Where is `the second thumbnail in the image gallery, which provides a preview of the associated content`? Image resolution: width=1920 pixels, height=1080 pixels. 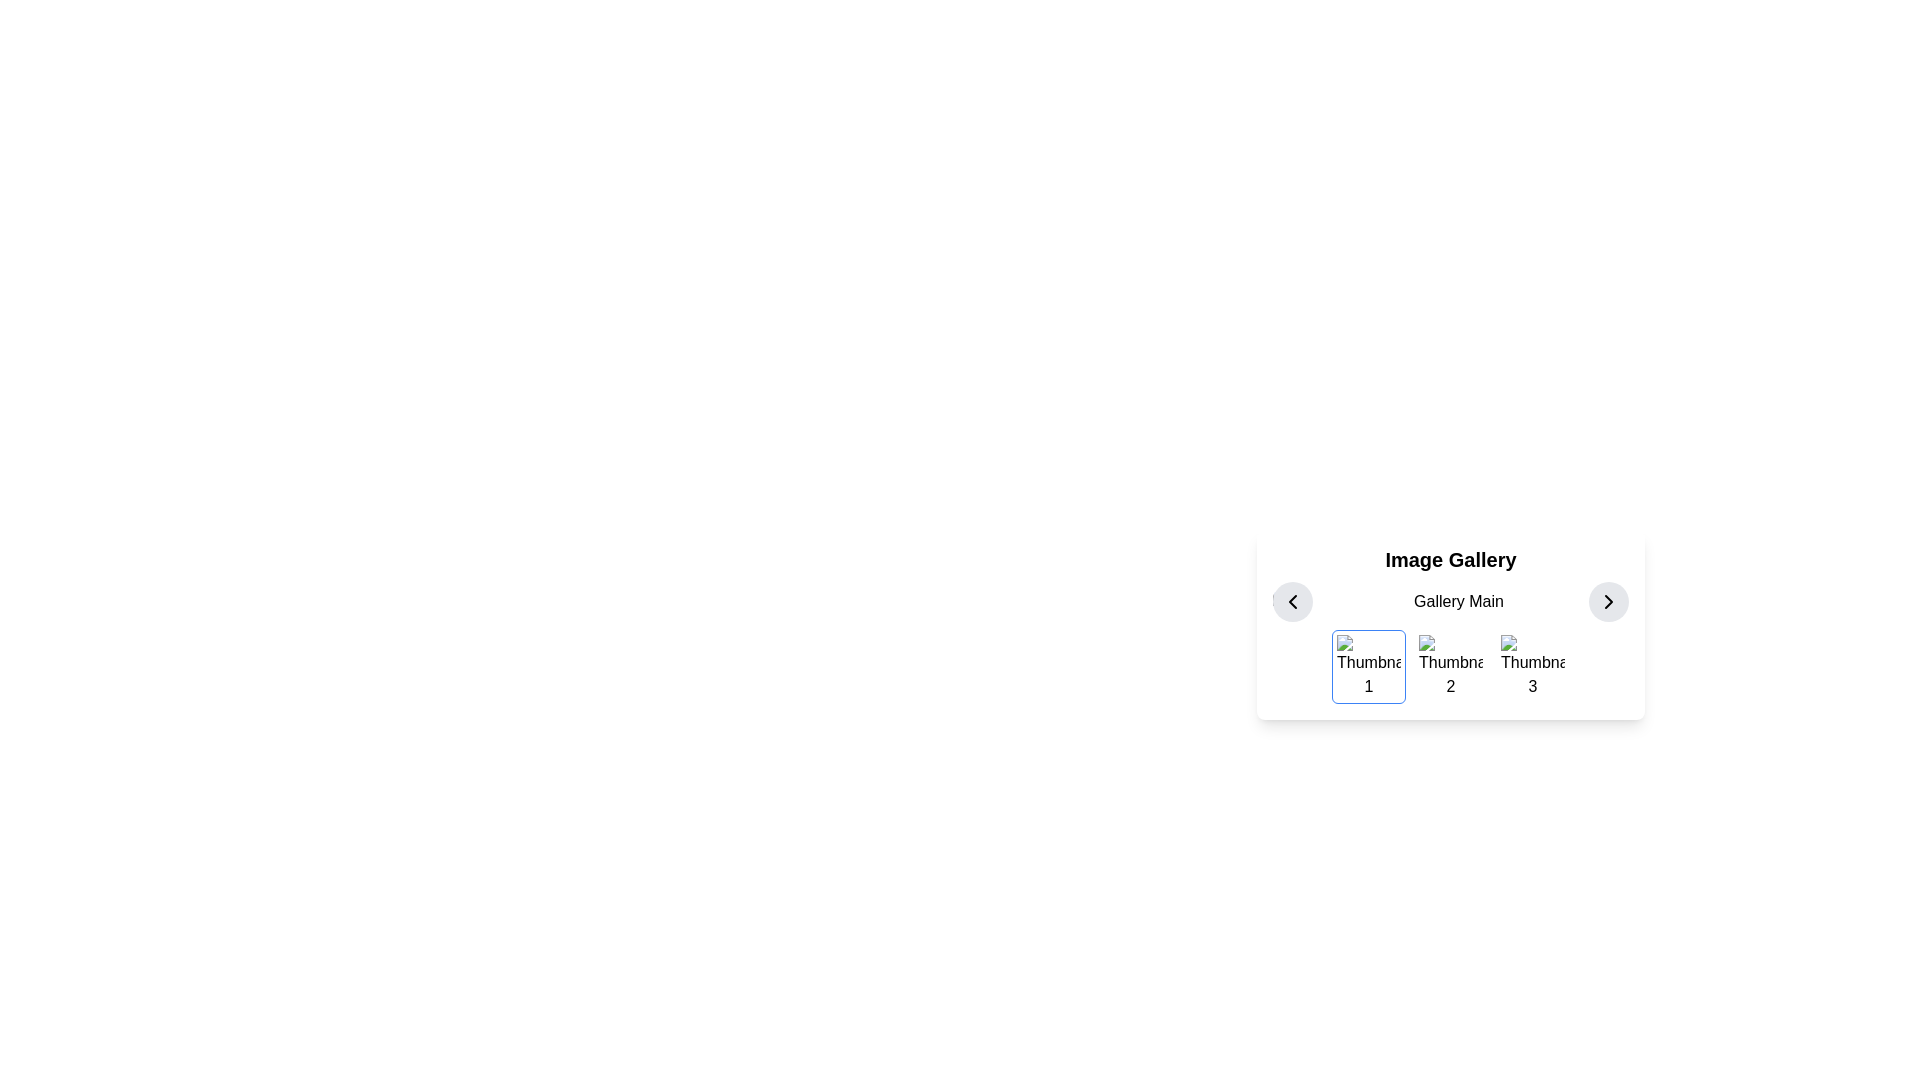
the second thumbnail in the image gallery, which provides a preview of the associated content is located at coordinates (1450, 667).